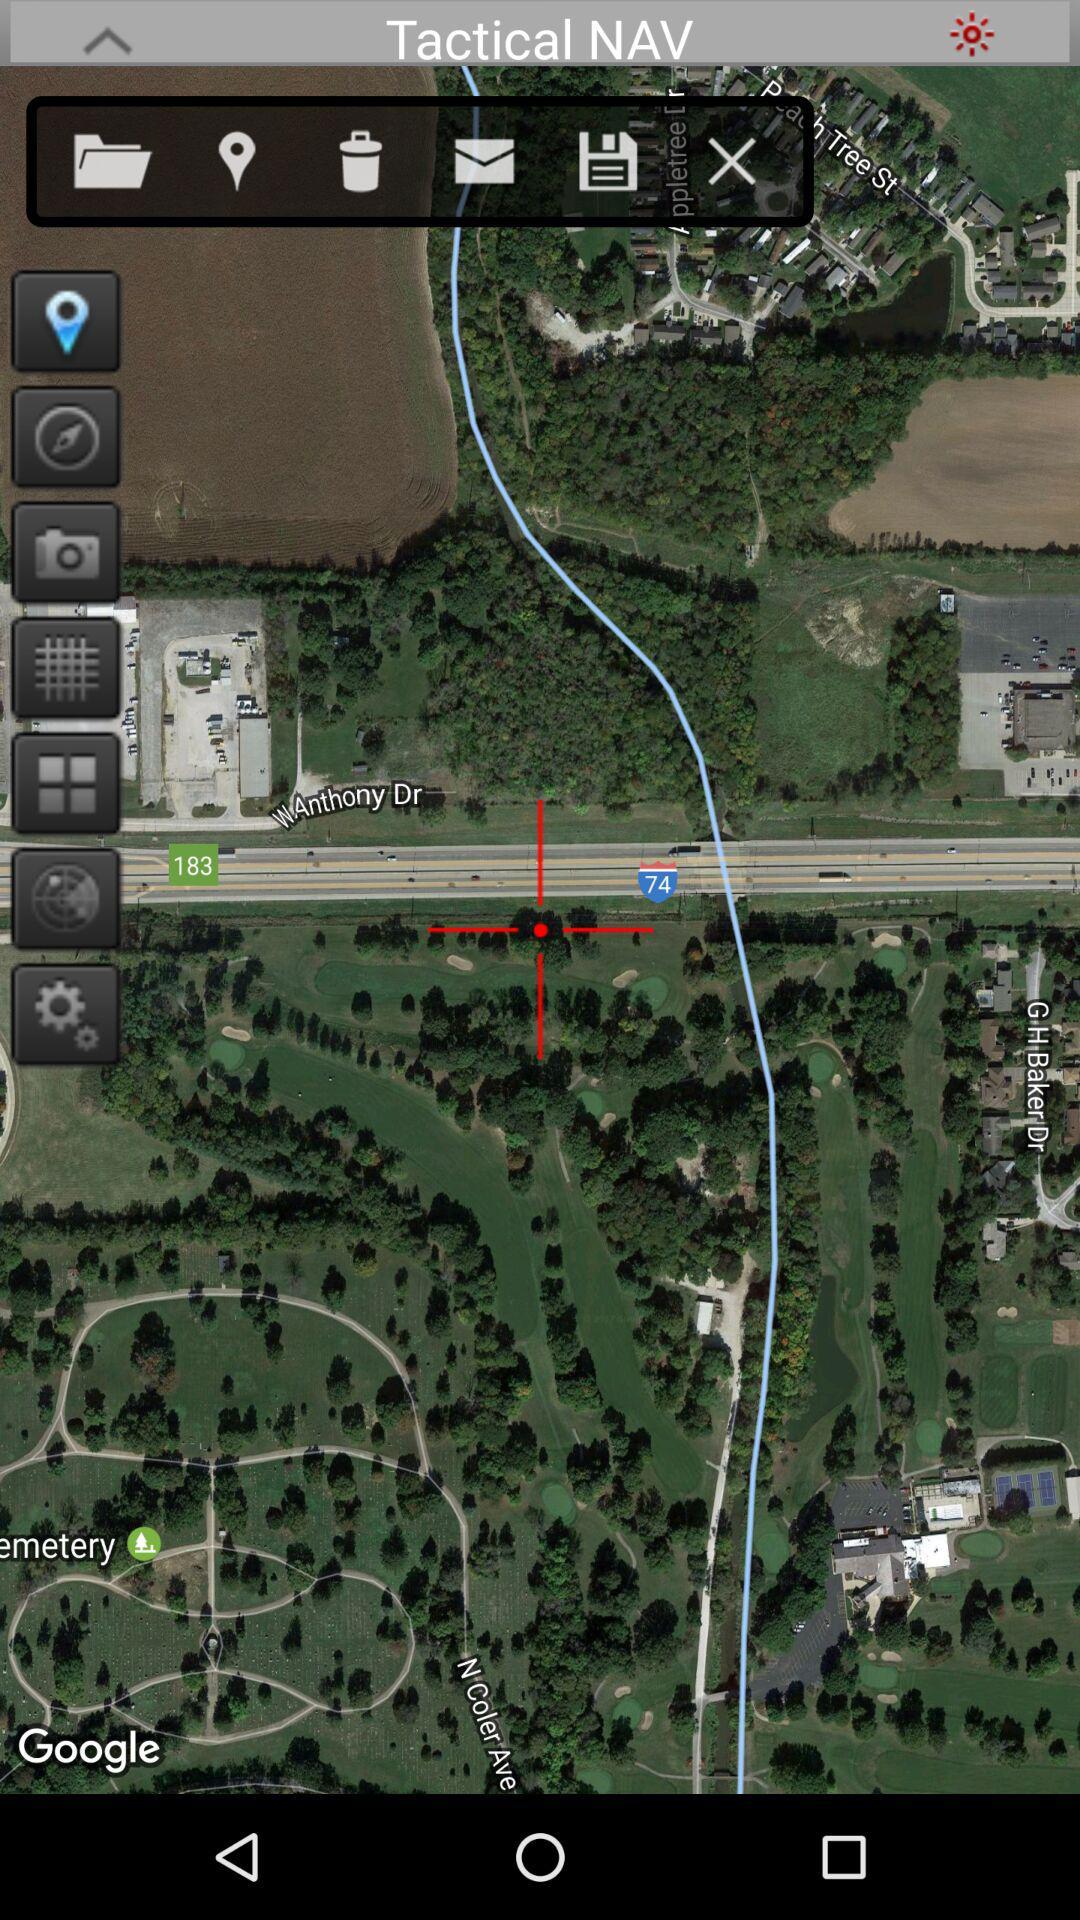  I want to click on hide header, so click(107, 33).